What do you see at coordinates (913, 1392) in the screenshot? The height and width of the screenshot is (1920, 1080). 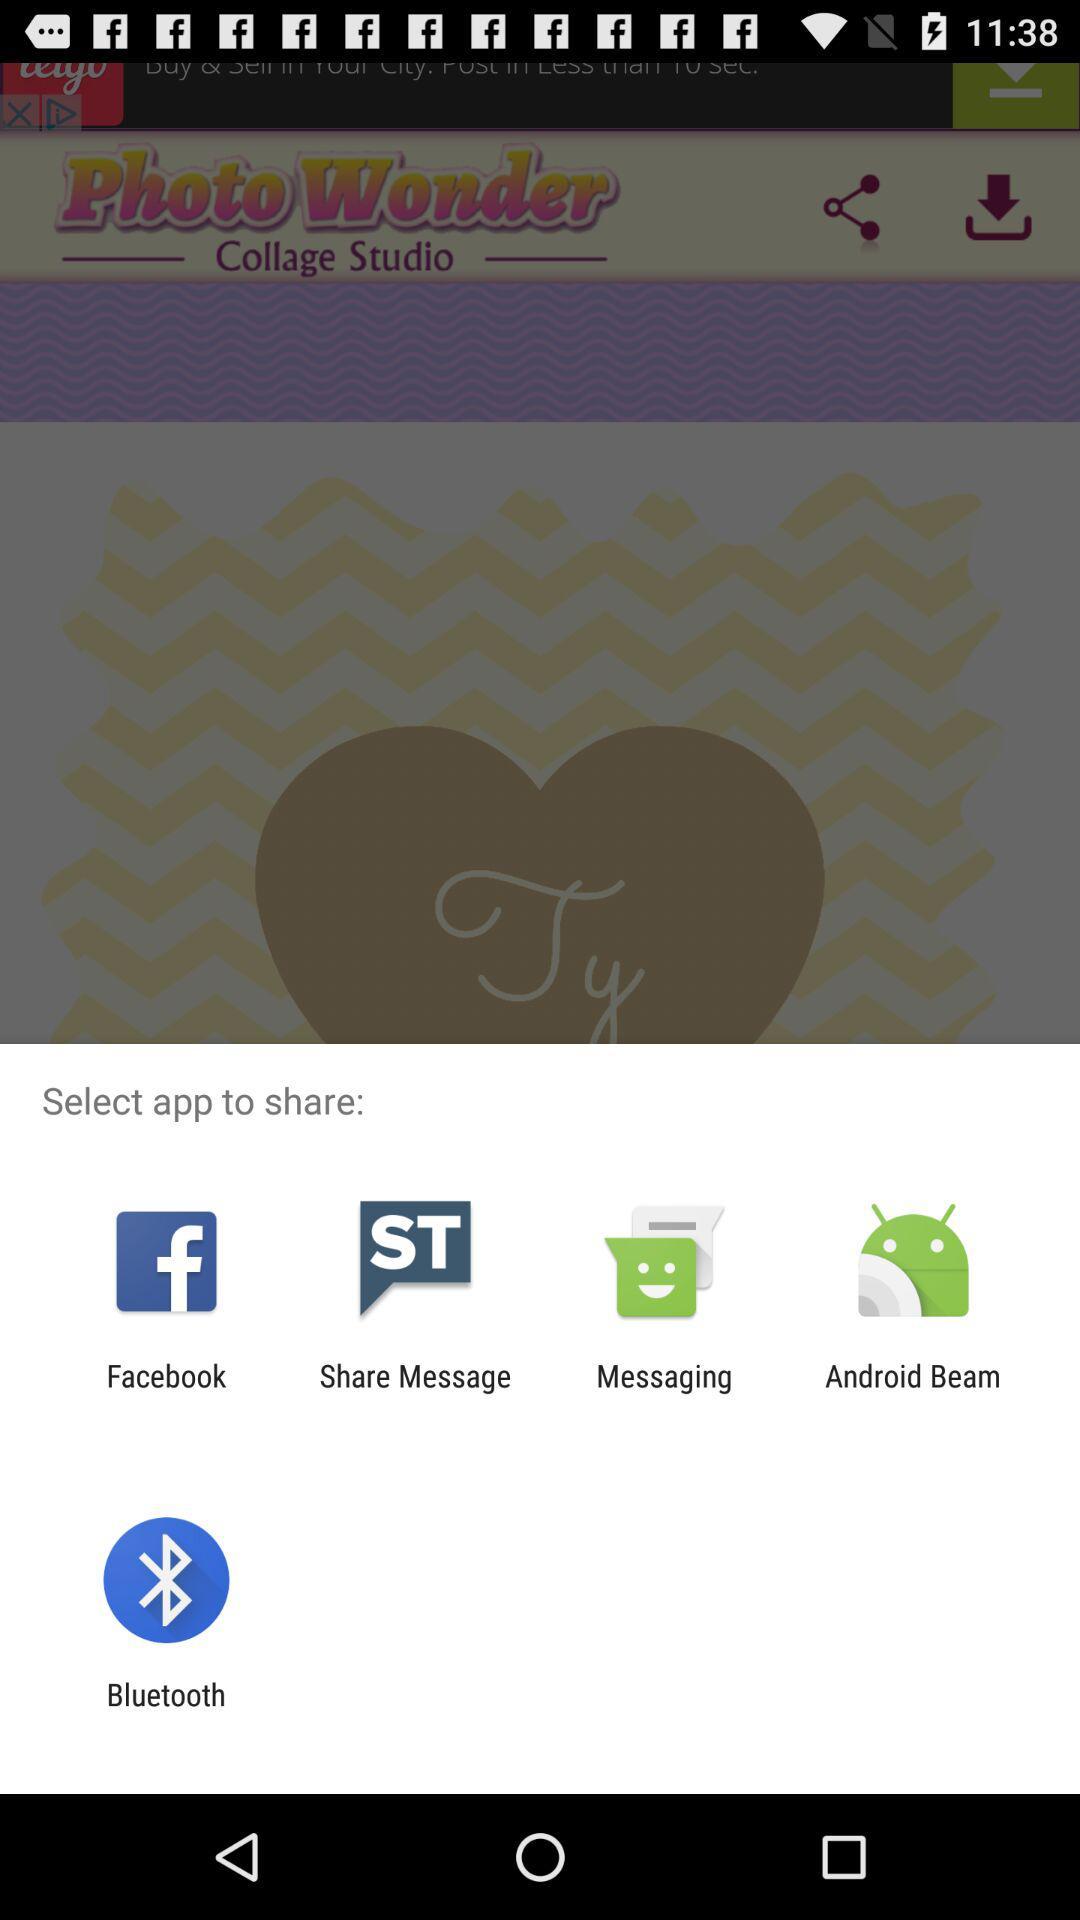 I see `item to the right of the messaging item` at bounding box center [913, 1392].